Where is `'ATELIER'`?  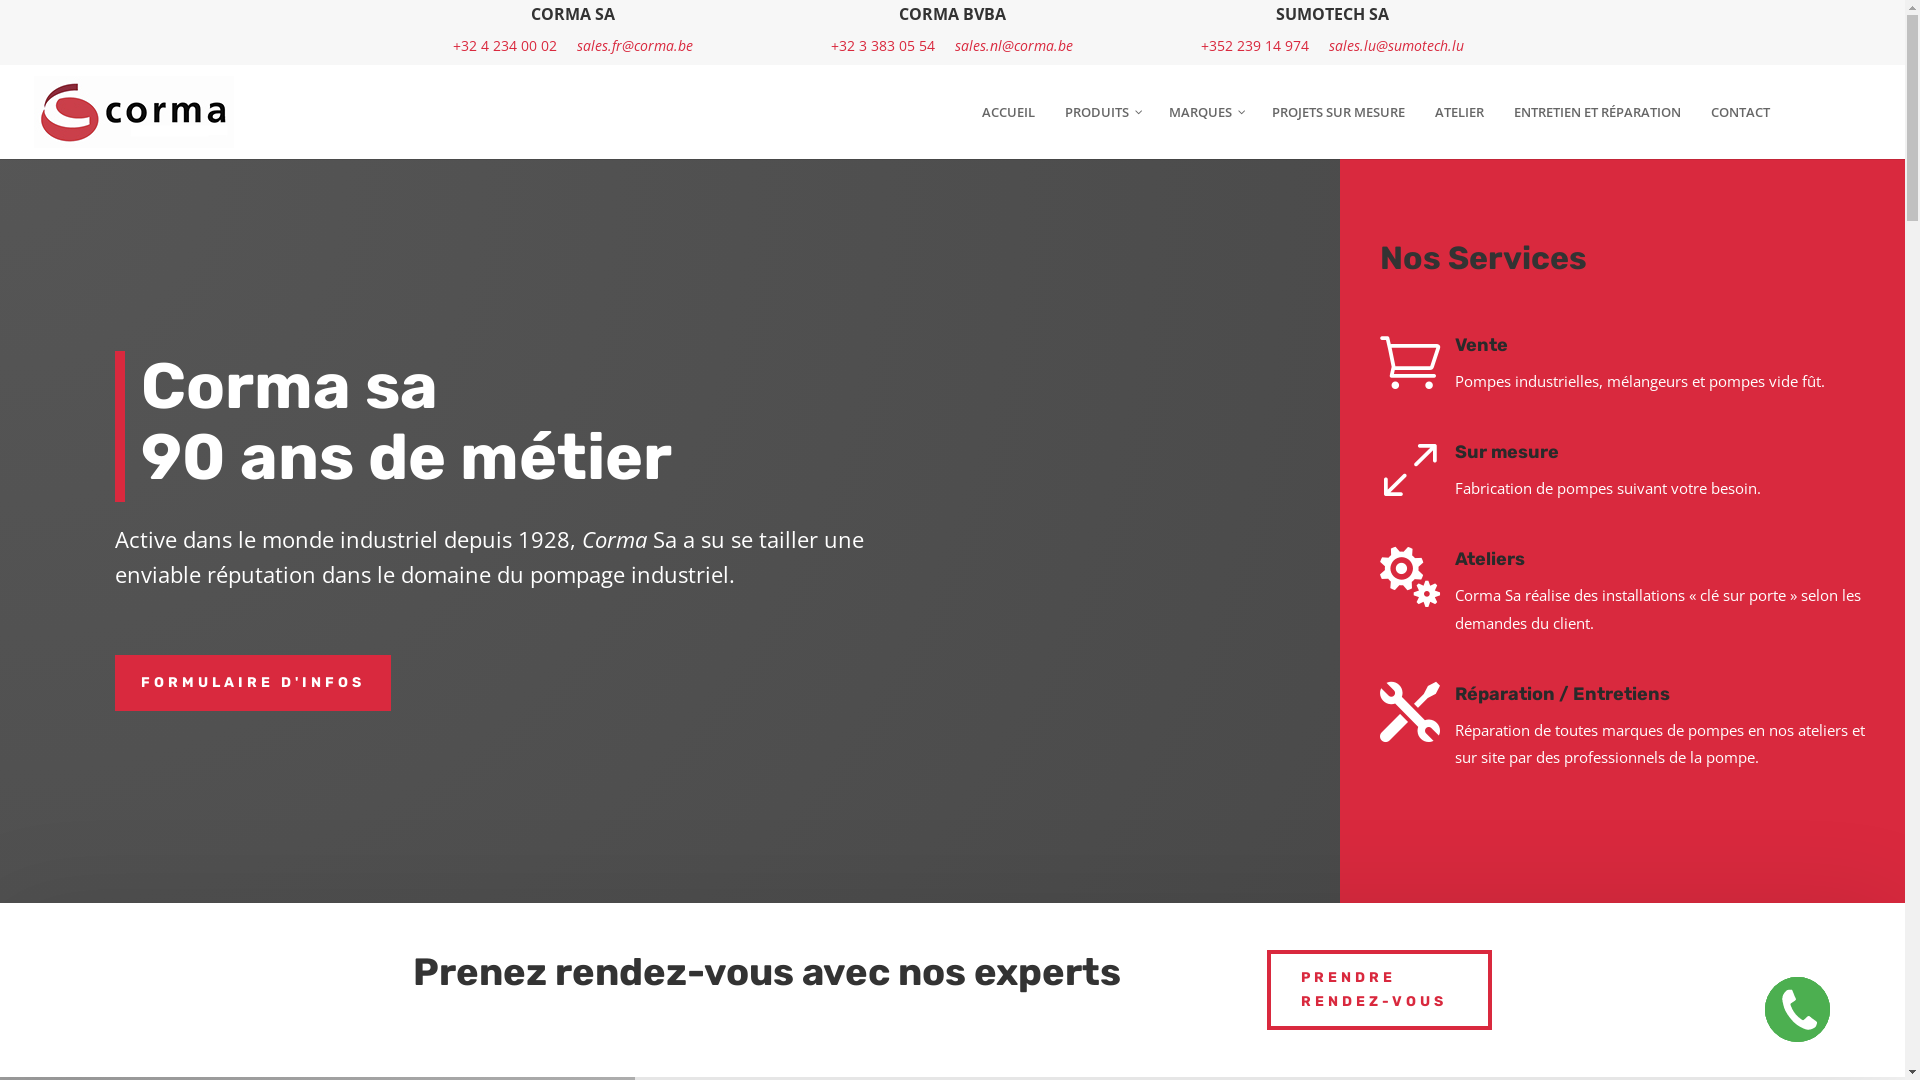
'ATELIER' is located at coordinates (1459, 128).